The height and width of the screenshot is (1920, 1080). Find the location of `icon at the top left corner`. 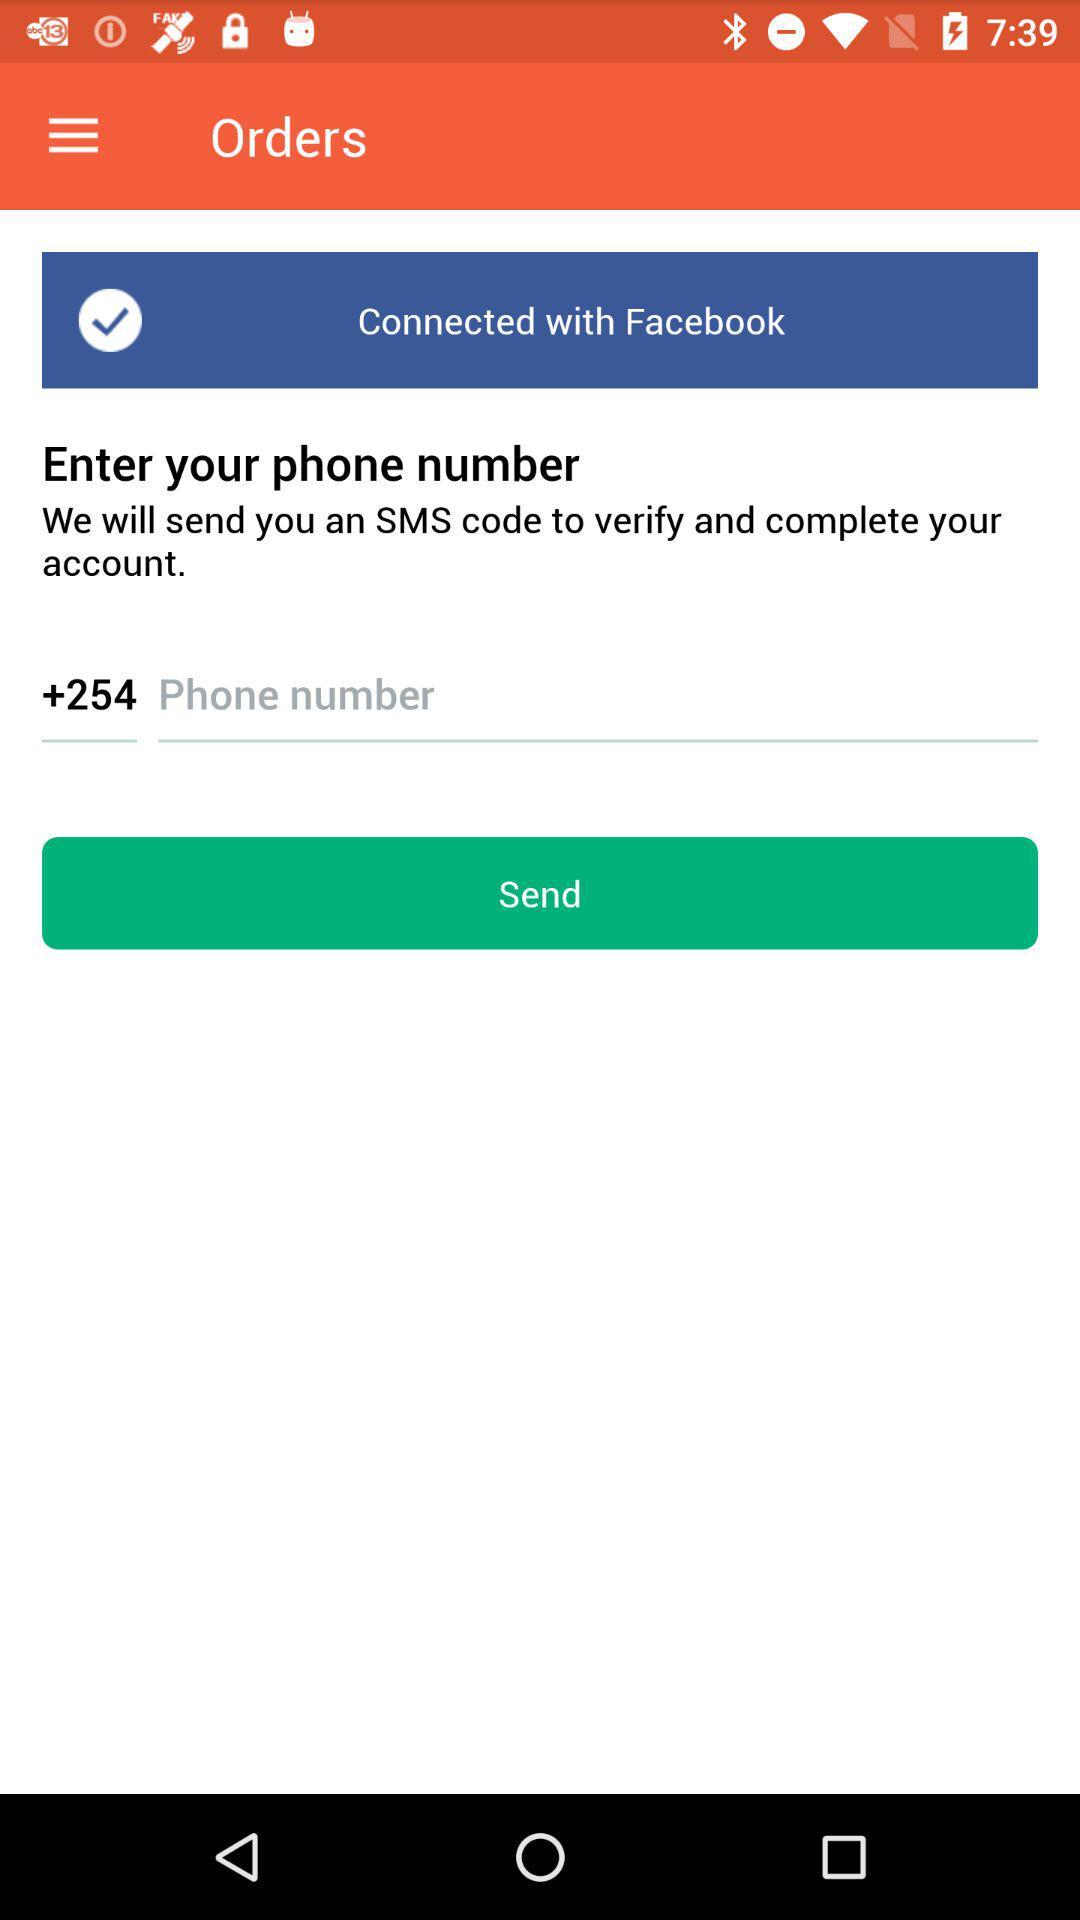

icon at the top left corner is located at coordinates (72, 135).